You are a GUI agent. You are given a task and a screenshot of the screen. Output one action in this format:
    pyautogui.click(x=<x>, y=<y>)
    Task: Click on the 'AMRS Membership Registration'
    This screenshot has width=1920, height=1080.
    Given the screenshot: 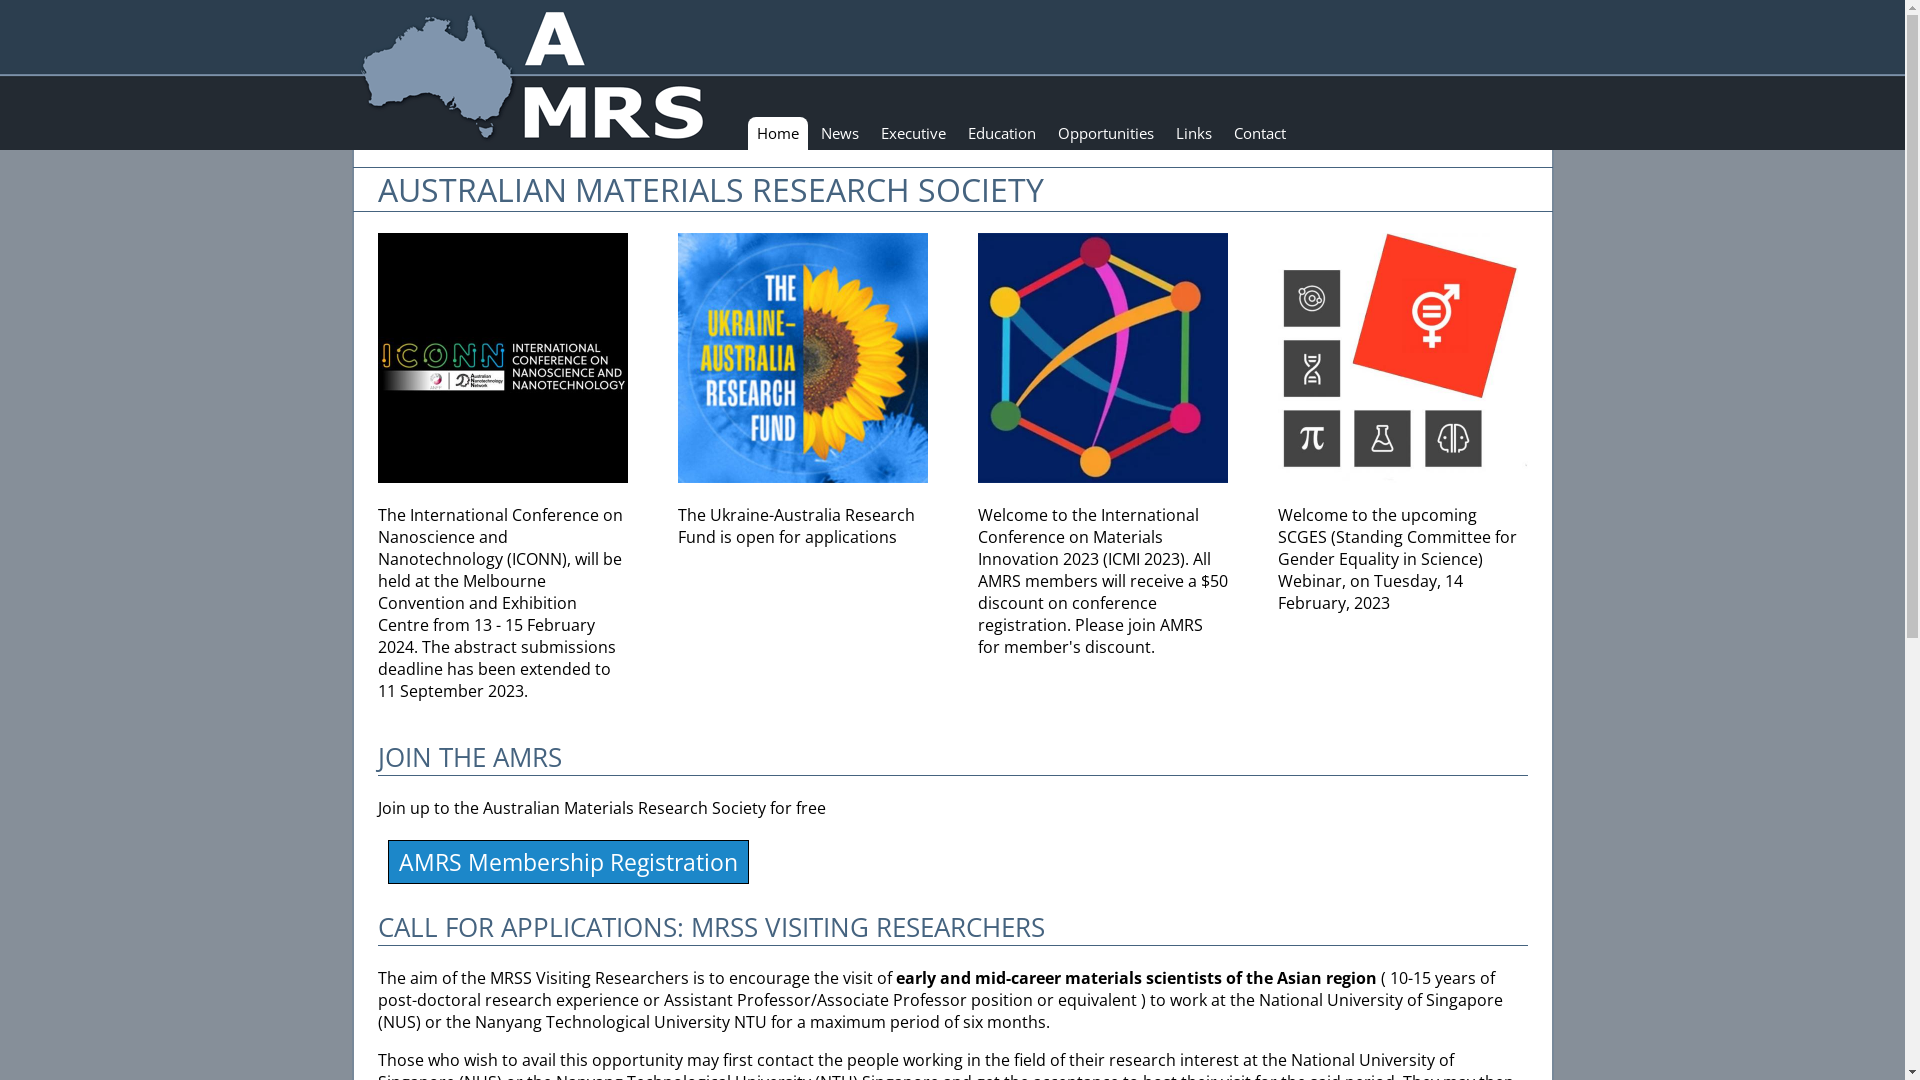 What is the action you would take?
    pyautogui.click(x=567, y=860)
    